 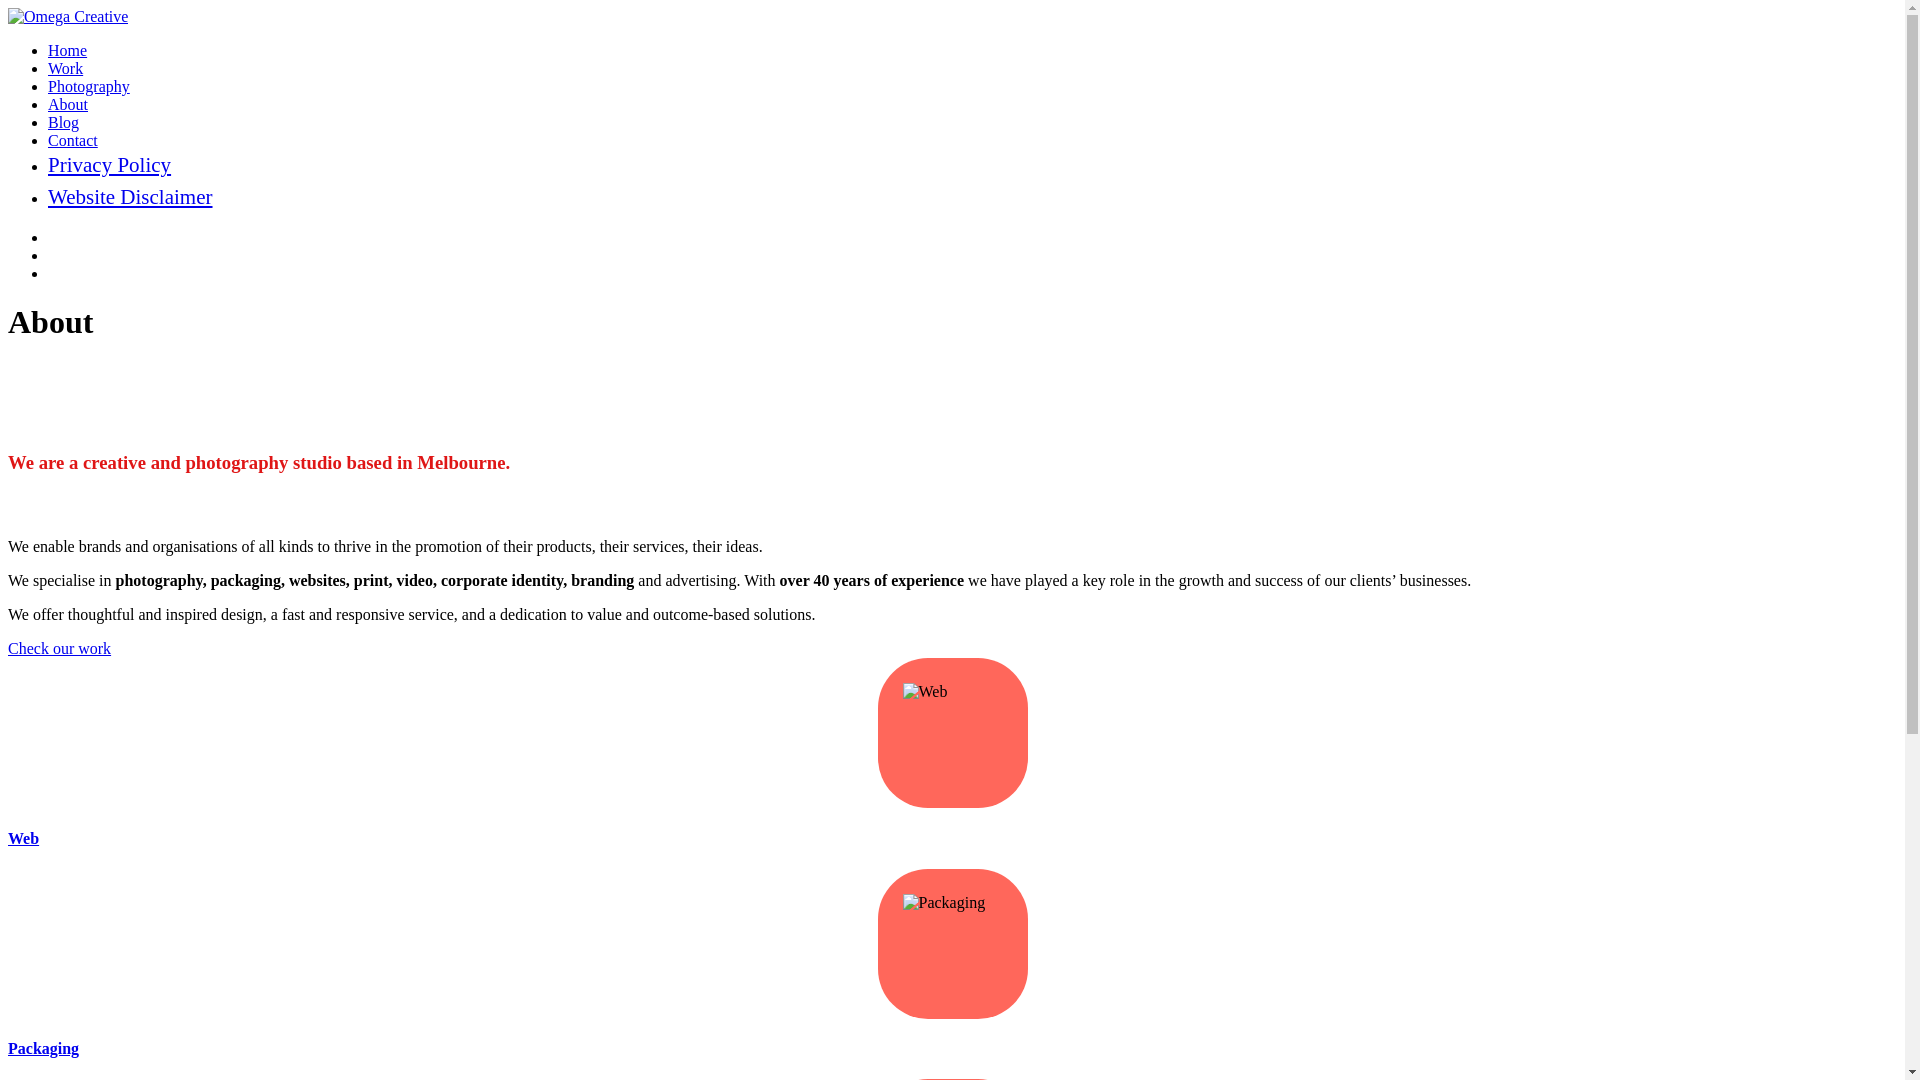 I want to click on 'Check our work', so click(x=8, y=648).